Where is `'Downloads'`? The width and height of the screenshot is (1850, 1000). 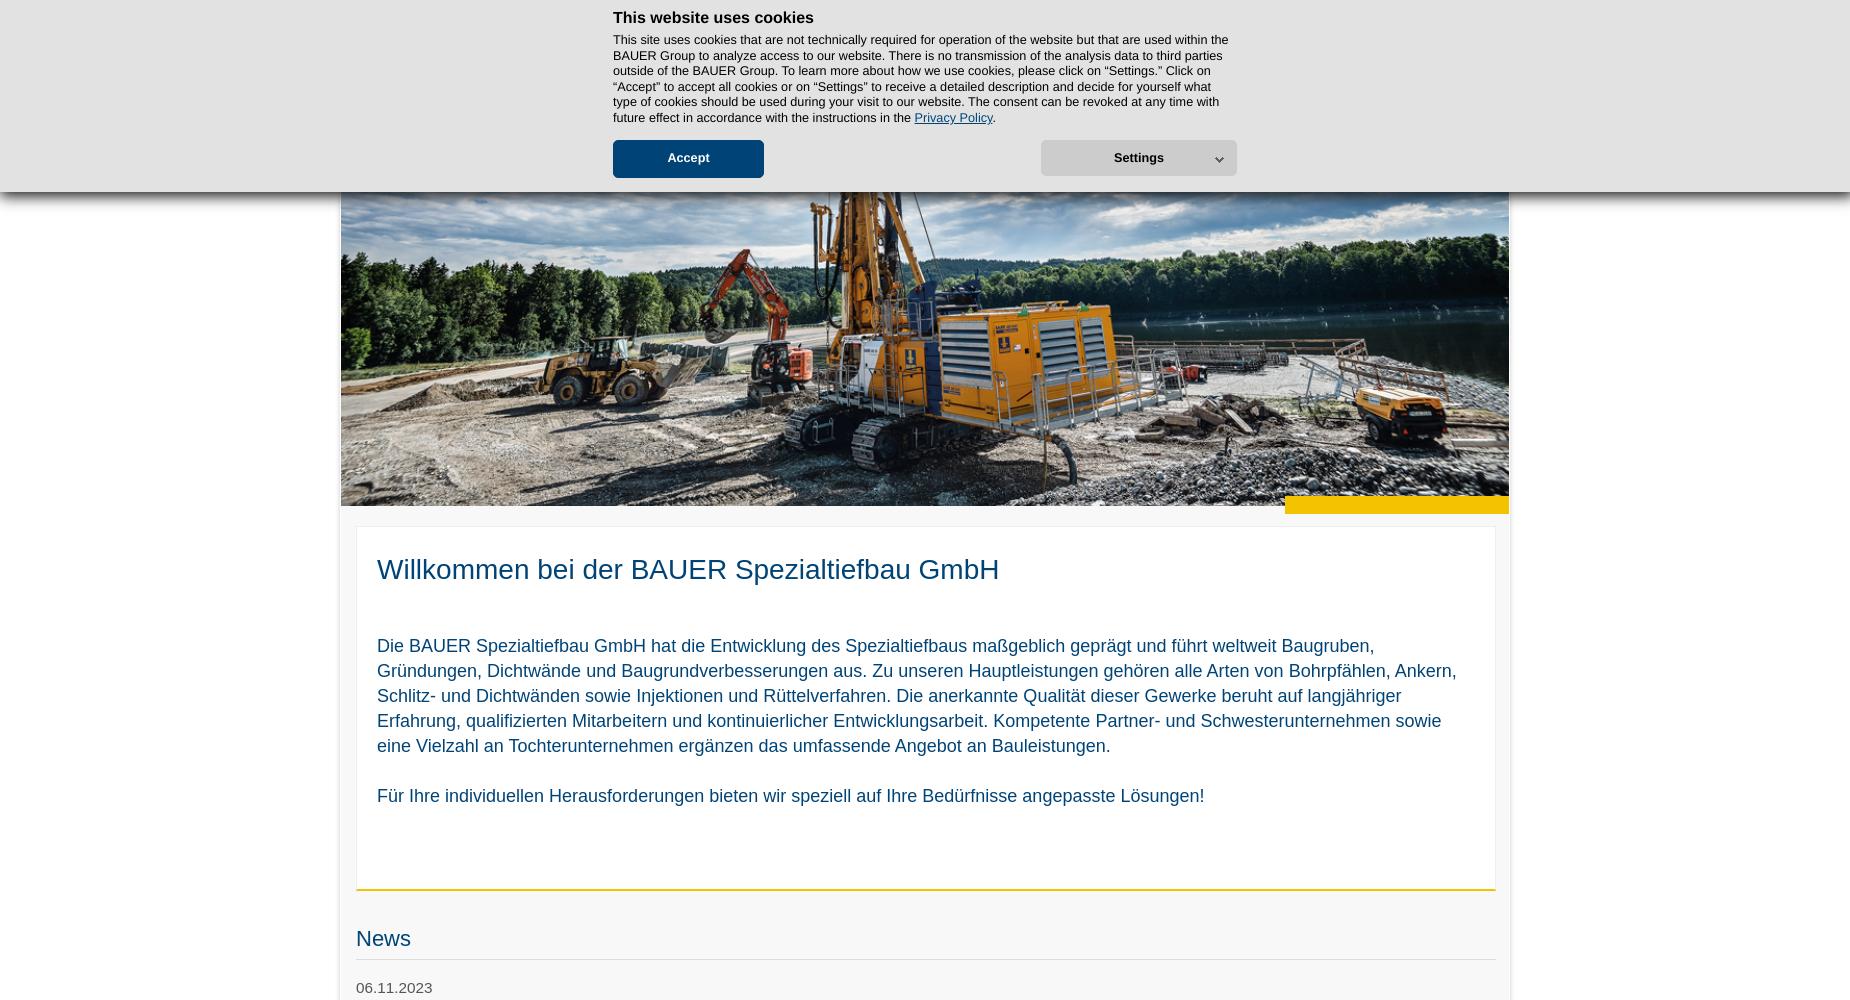
'Downloads' is located at coordinates (1187, 121).